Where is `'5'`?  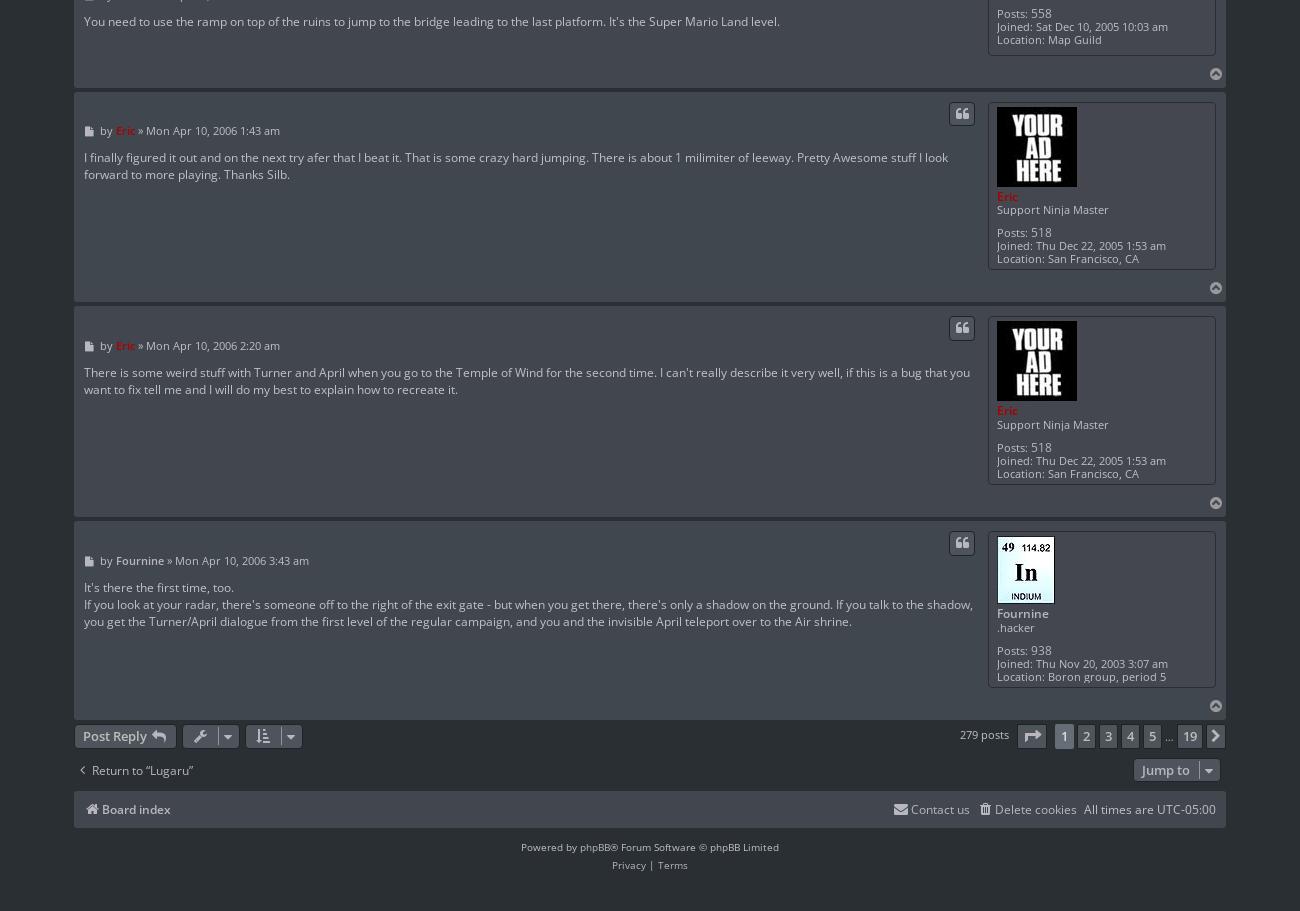
'5' is located at coordinates (1152, 735).